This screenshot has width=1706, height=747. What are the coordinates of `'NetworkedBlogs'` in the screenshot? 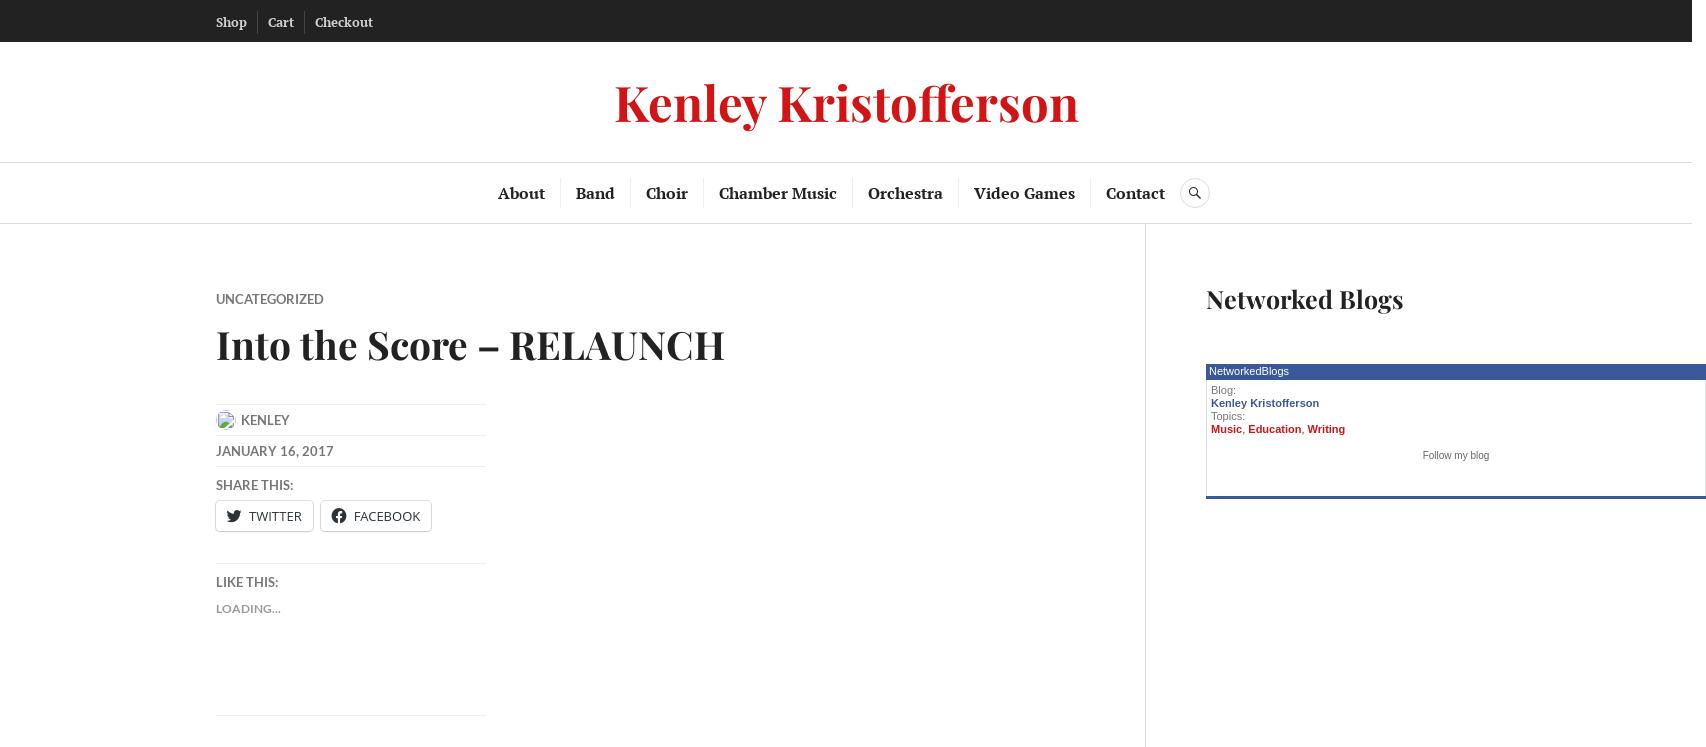 It's located at (1248, 371).